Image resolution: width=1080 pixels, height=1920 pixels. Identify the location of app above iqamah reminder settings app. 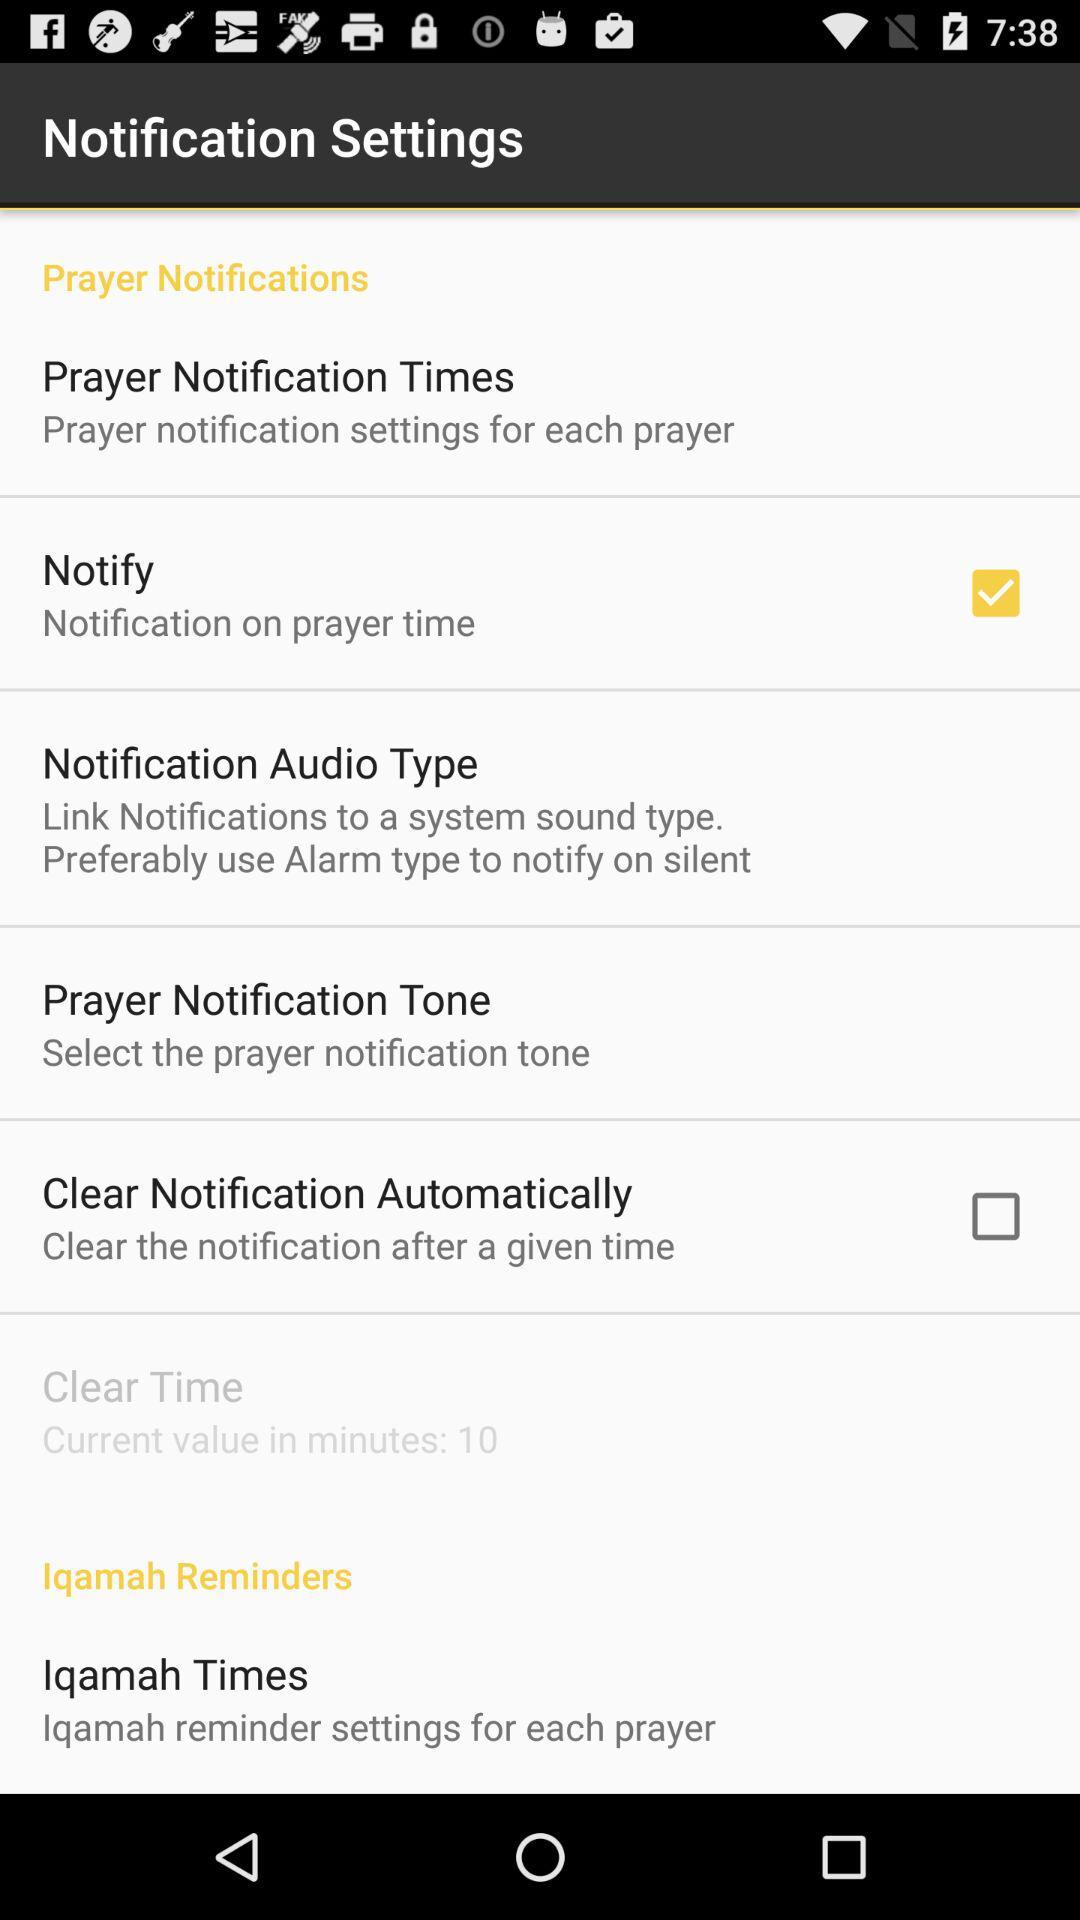
(174, 1673).